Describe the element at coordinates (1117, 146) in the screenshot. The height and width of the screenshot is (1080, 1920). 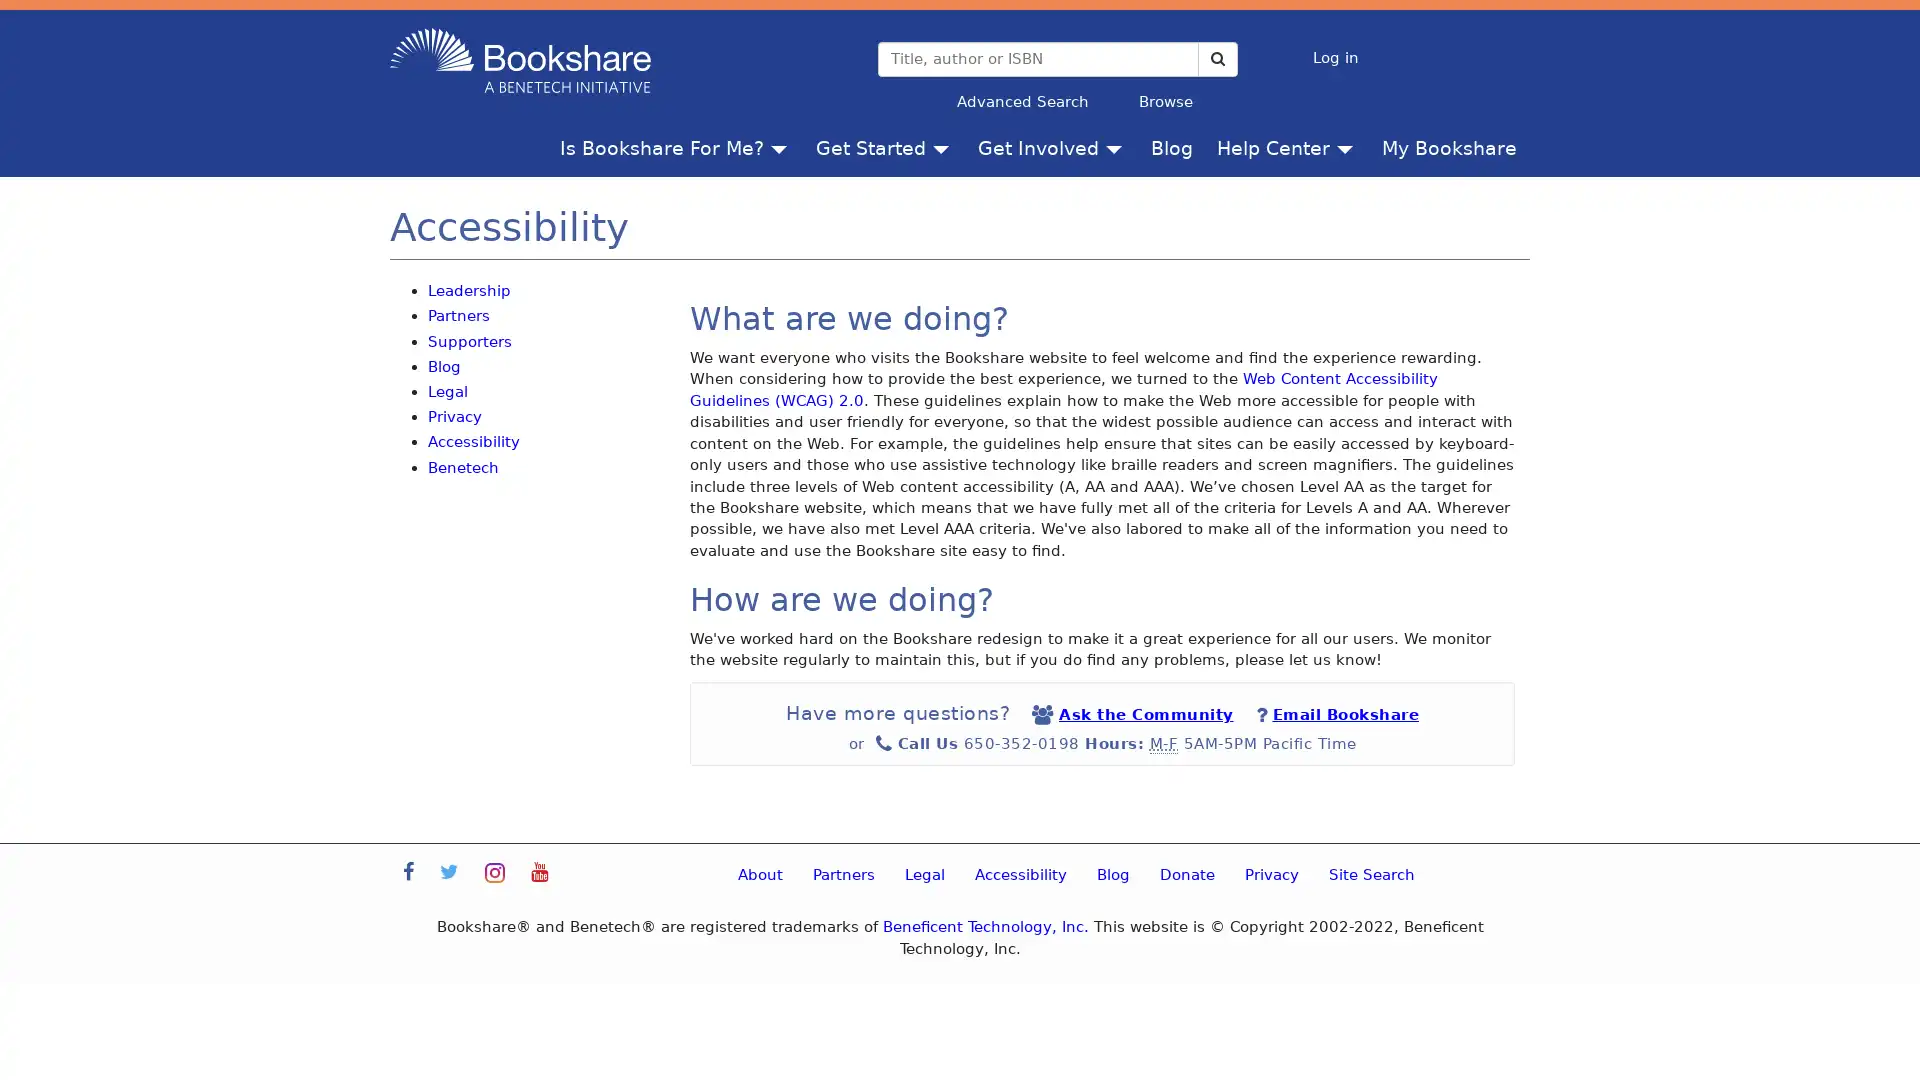
I see `Get Involved menu` at that location.